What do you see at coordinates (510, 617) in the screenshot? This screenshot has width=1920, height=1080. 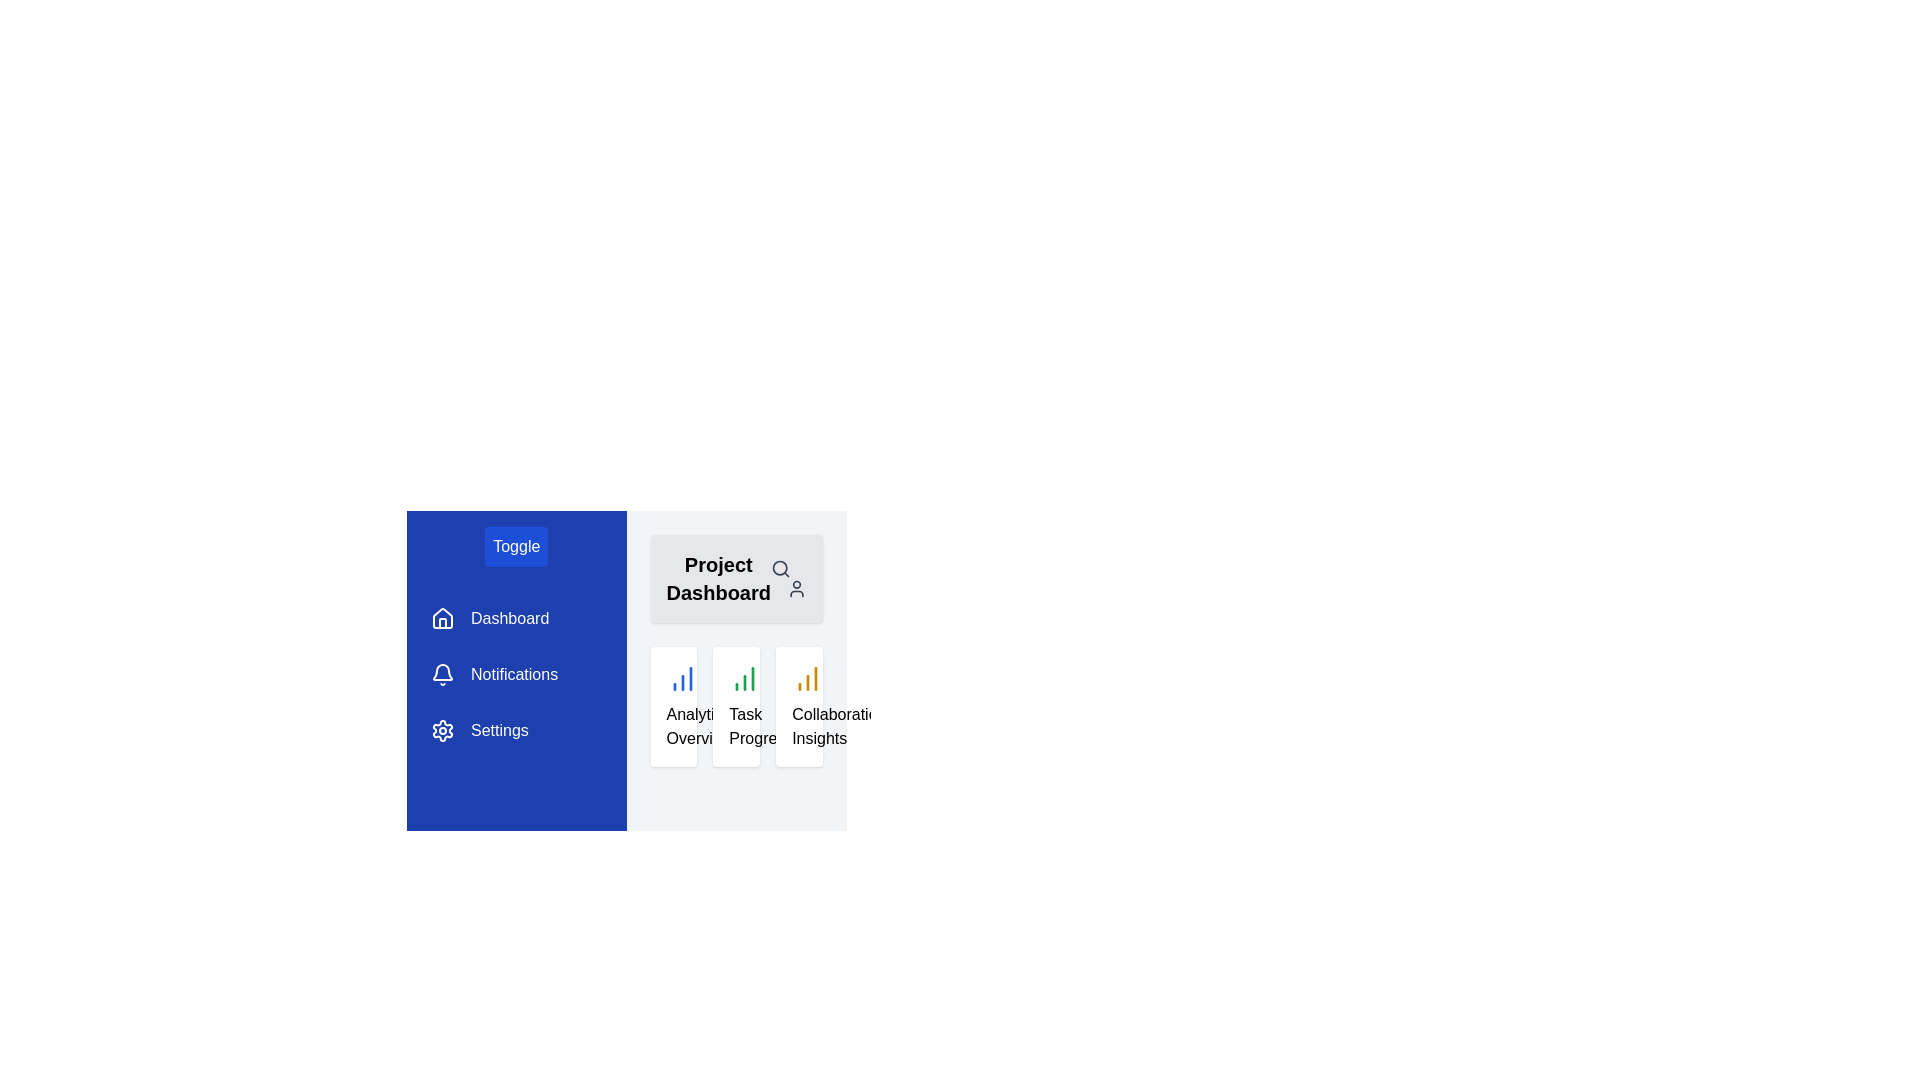 I see `the 'Dashboard' text label element, which is part of the vertical navigation menu and is visually associated with a house icon` at bounding box center [510, 617].